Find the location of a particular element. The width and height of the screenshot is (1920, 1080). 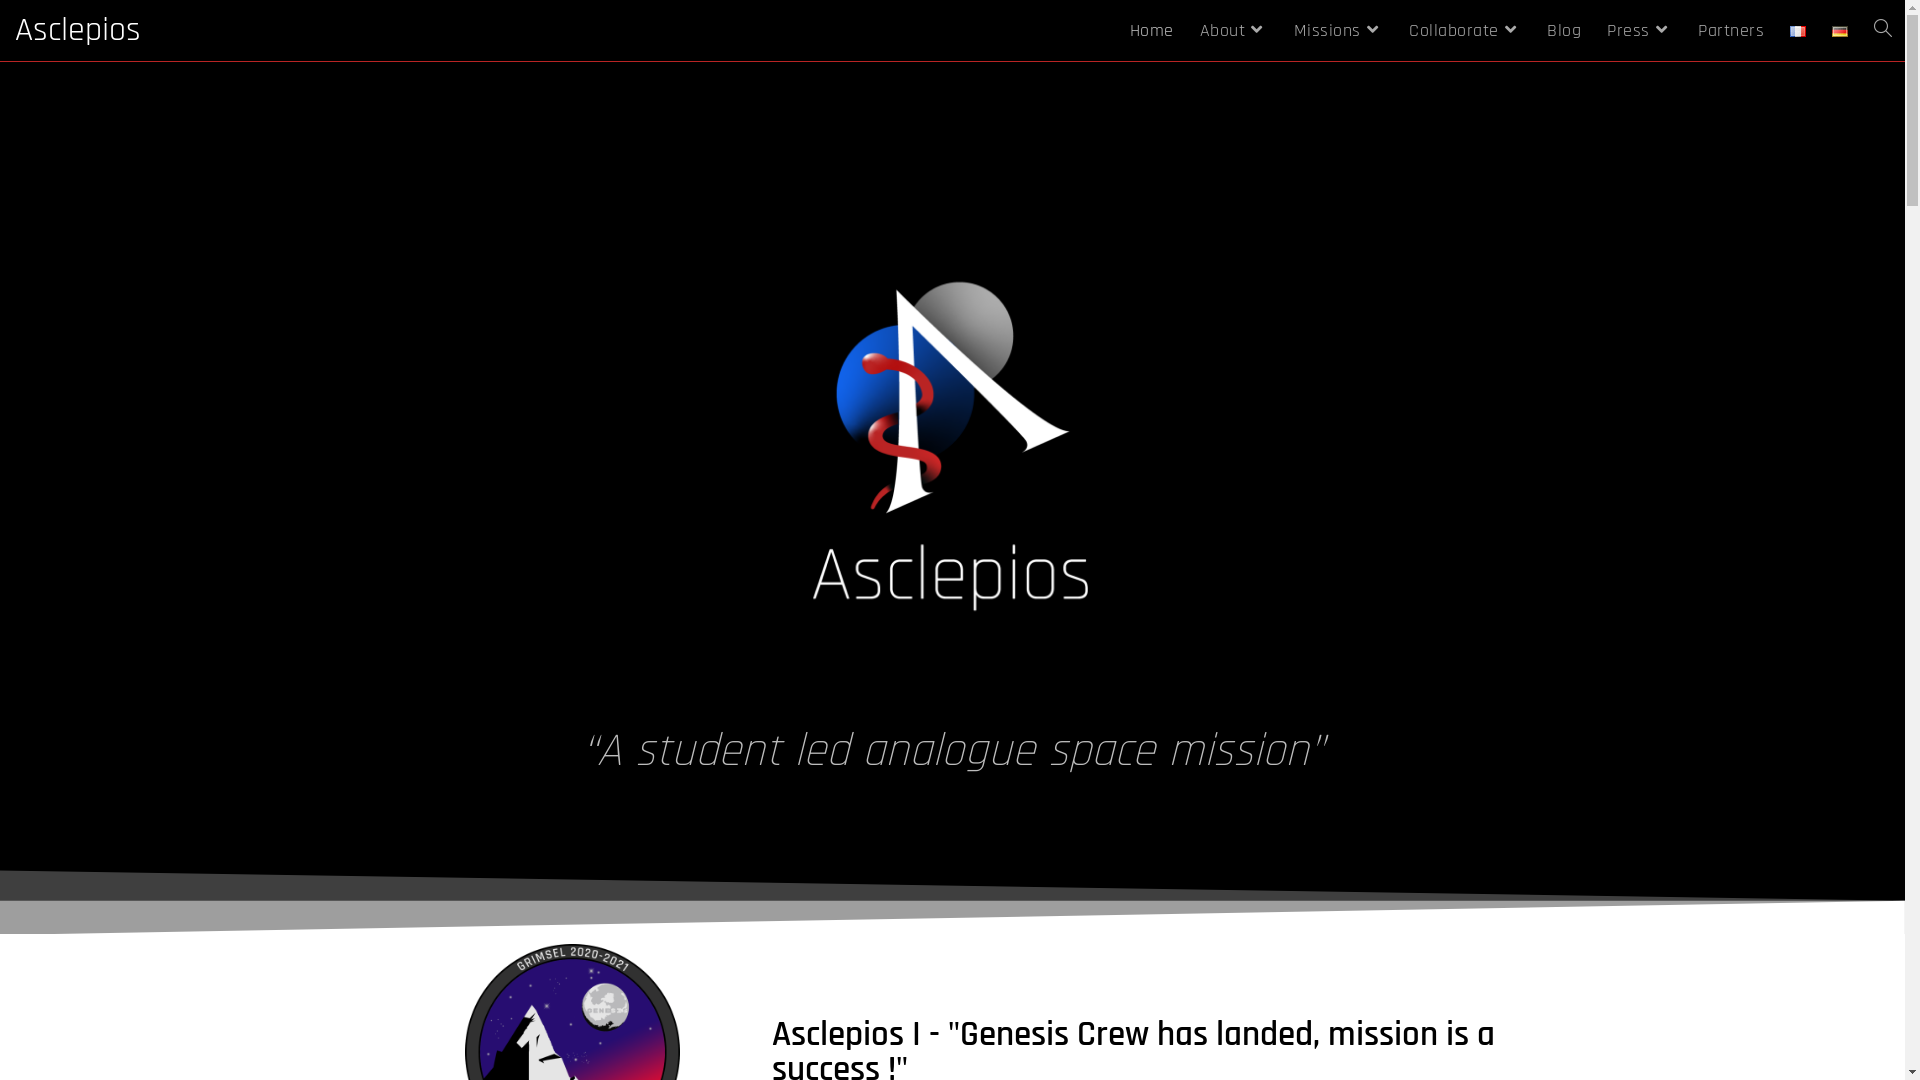

'Partners' is located at coordinates (1730, 30).